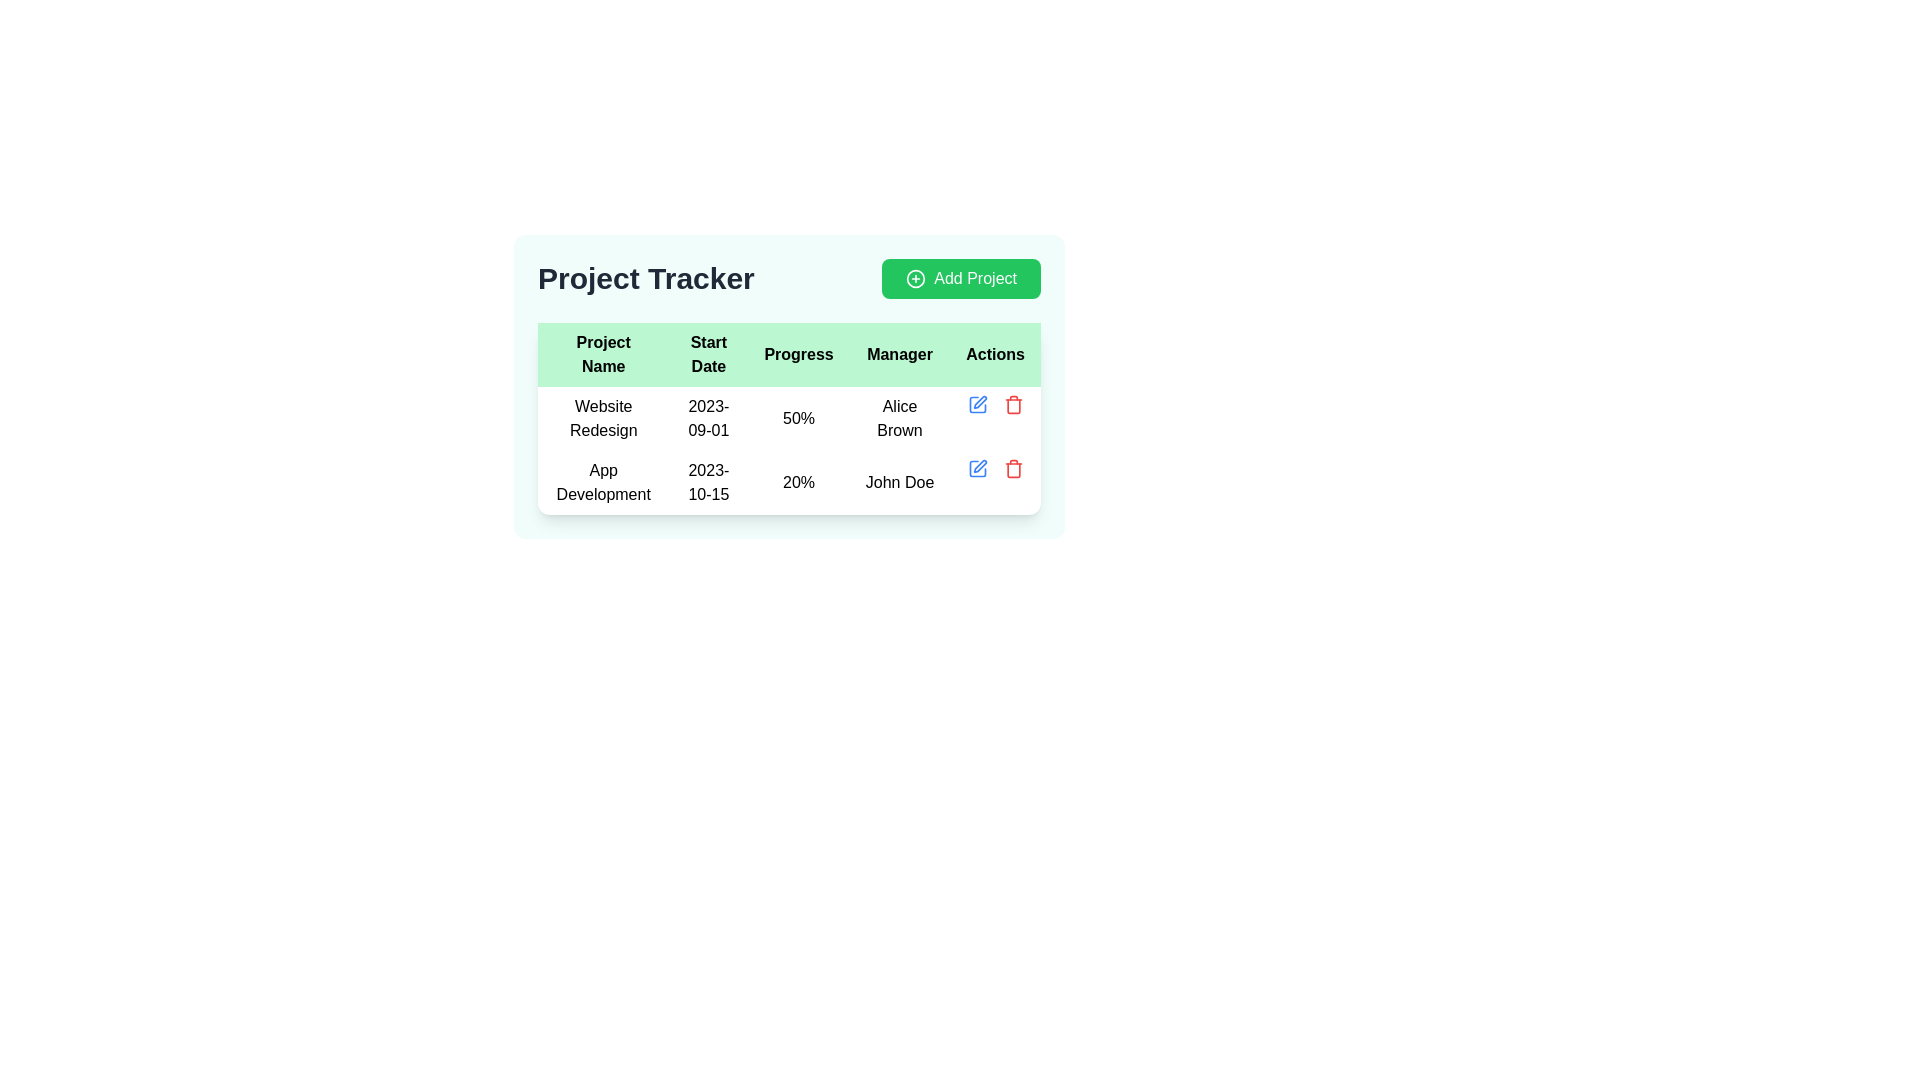 This screenshot has width=1920, height=1080. What do you see at coordinates (977, 405) in the screenshot?
I see `the edit button located in the second row of the table under the 'Actions' column, next to the red trash can icon` at bounding box center [977, 405].